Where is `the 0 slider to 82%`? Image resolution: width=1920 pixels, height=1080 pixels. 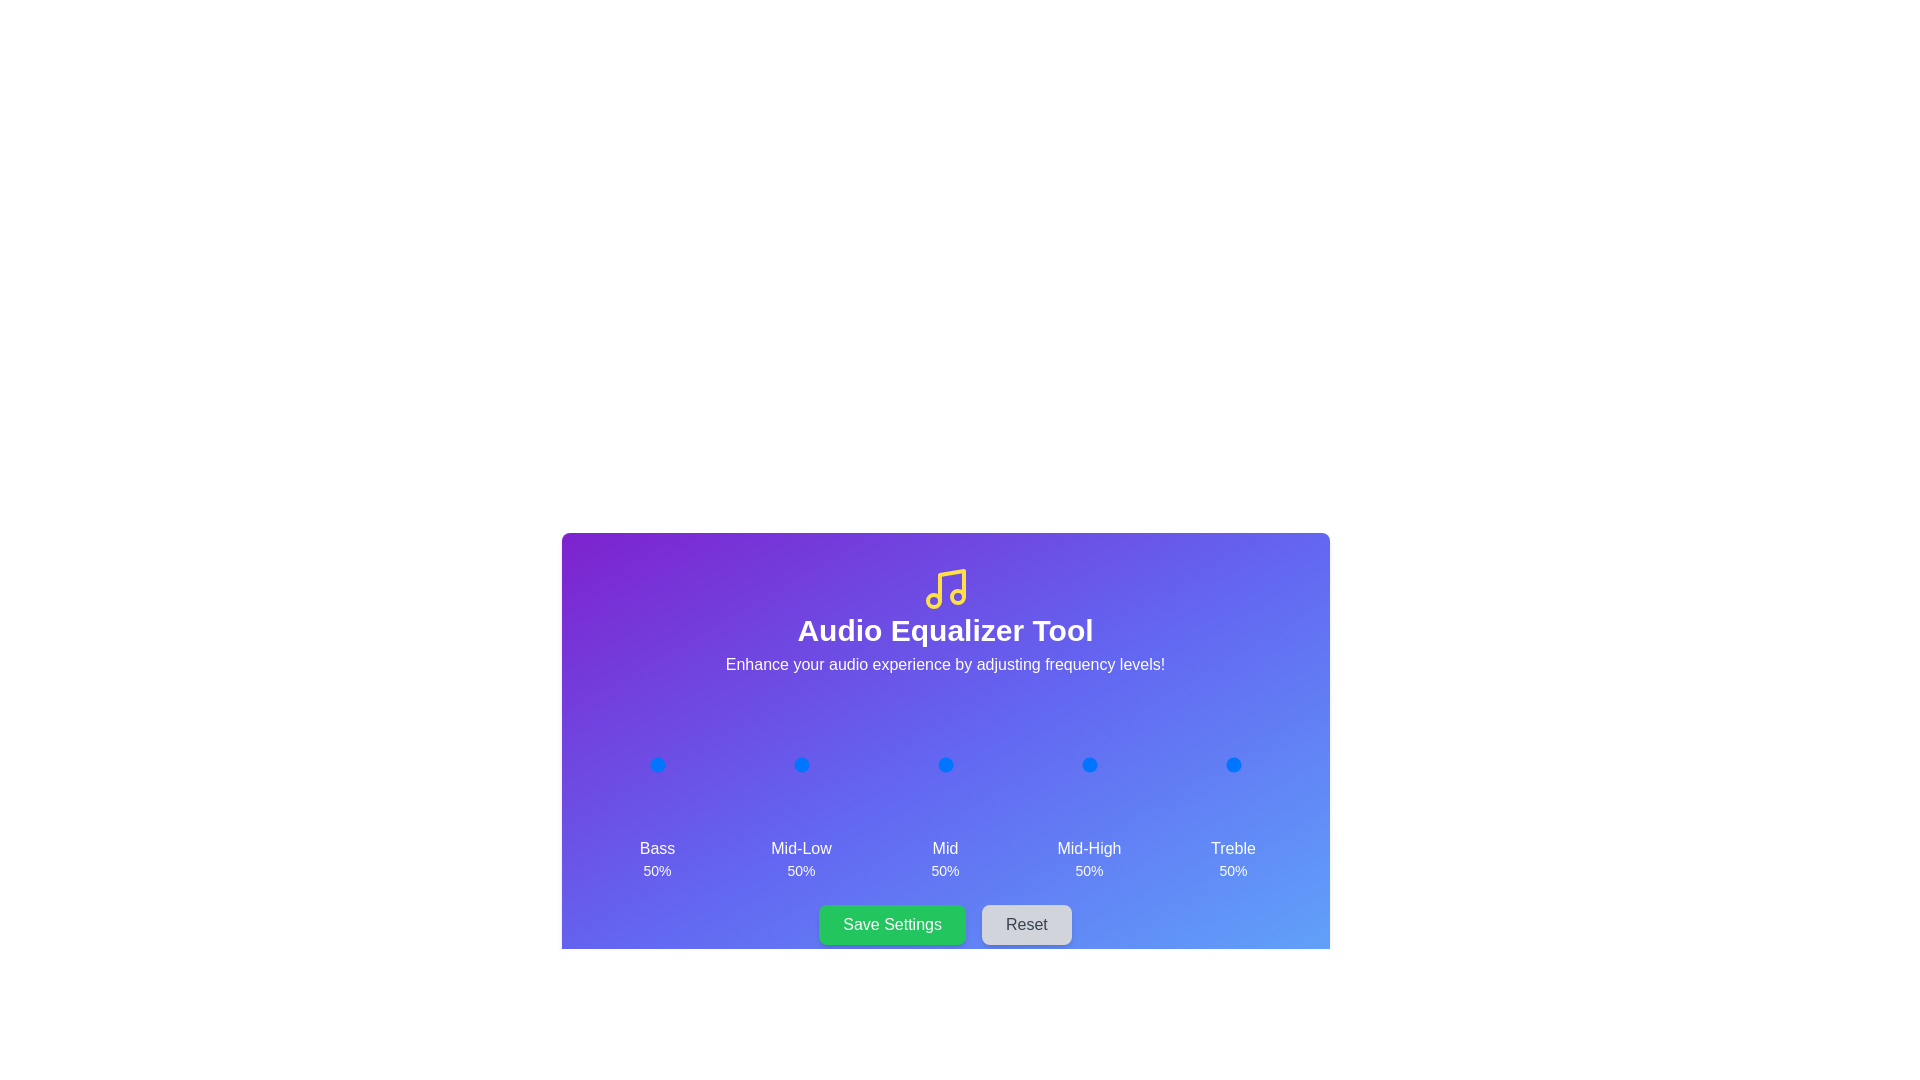
the 0 slider to 82% is located at coordinates (677, 764).